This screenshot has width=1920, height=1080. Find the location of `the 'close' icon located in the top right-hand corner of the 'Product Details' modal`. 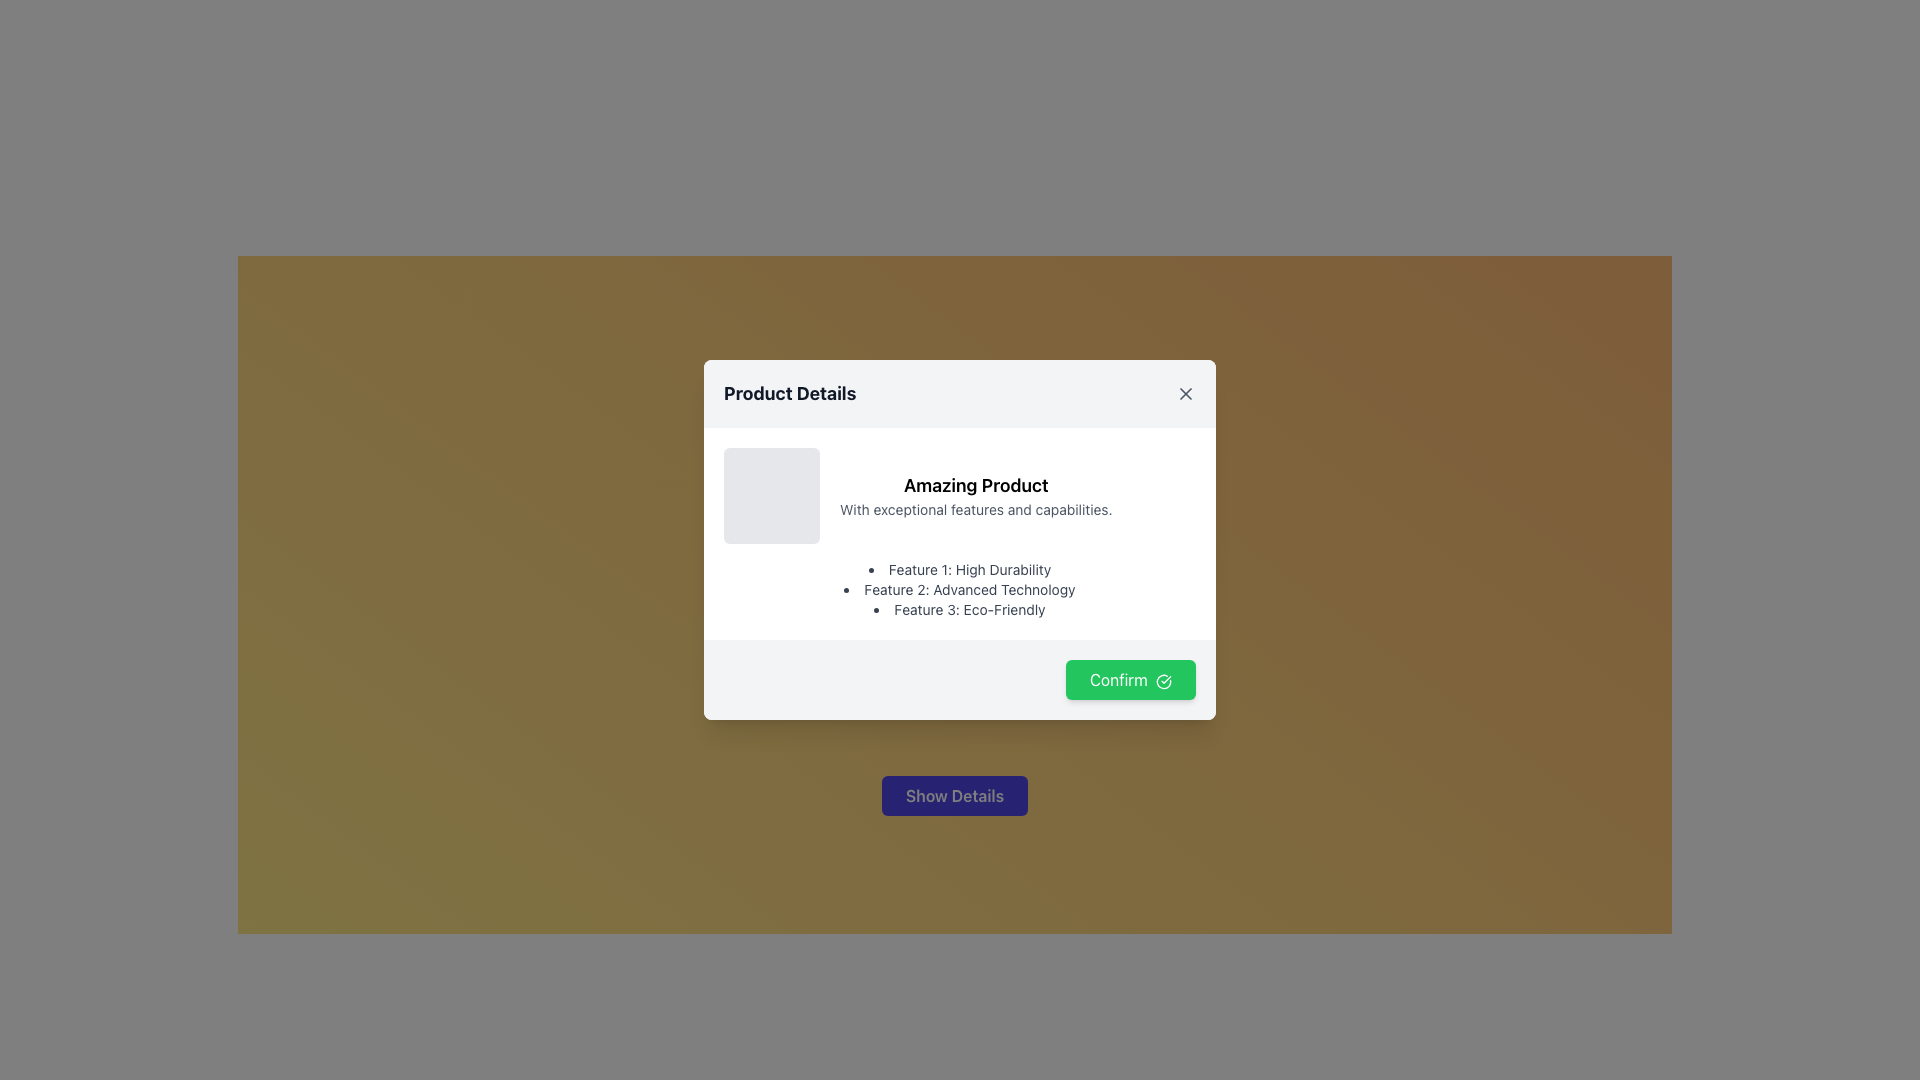

the 'close' icon located in the top right-hand corner of the 'Product Details' modal is located at coordinates (1185, 393).